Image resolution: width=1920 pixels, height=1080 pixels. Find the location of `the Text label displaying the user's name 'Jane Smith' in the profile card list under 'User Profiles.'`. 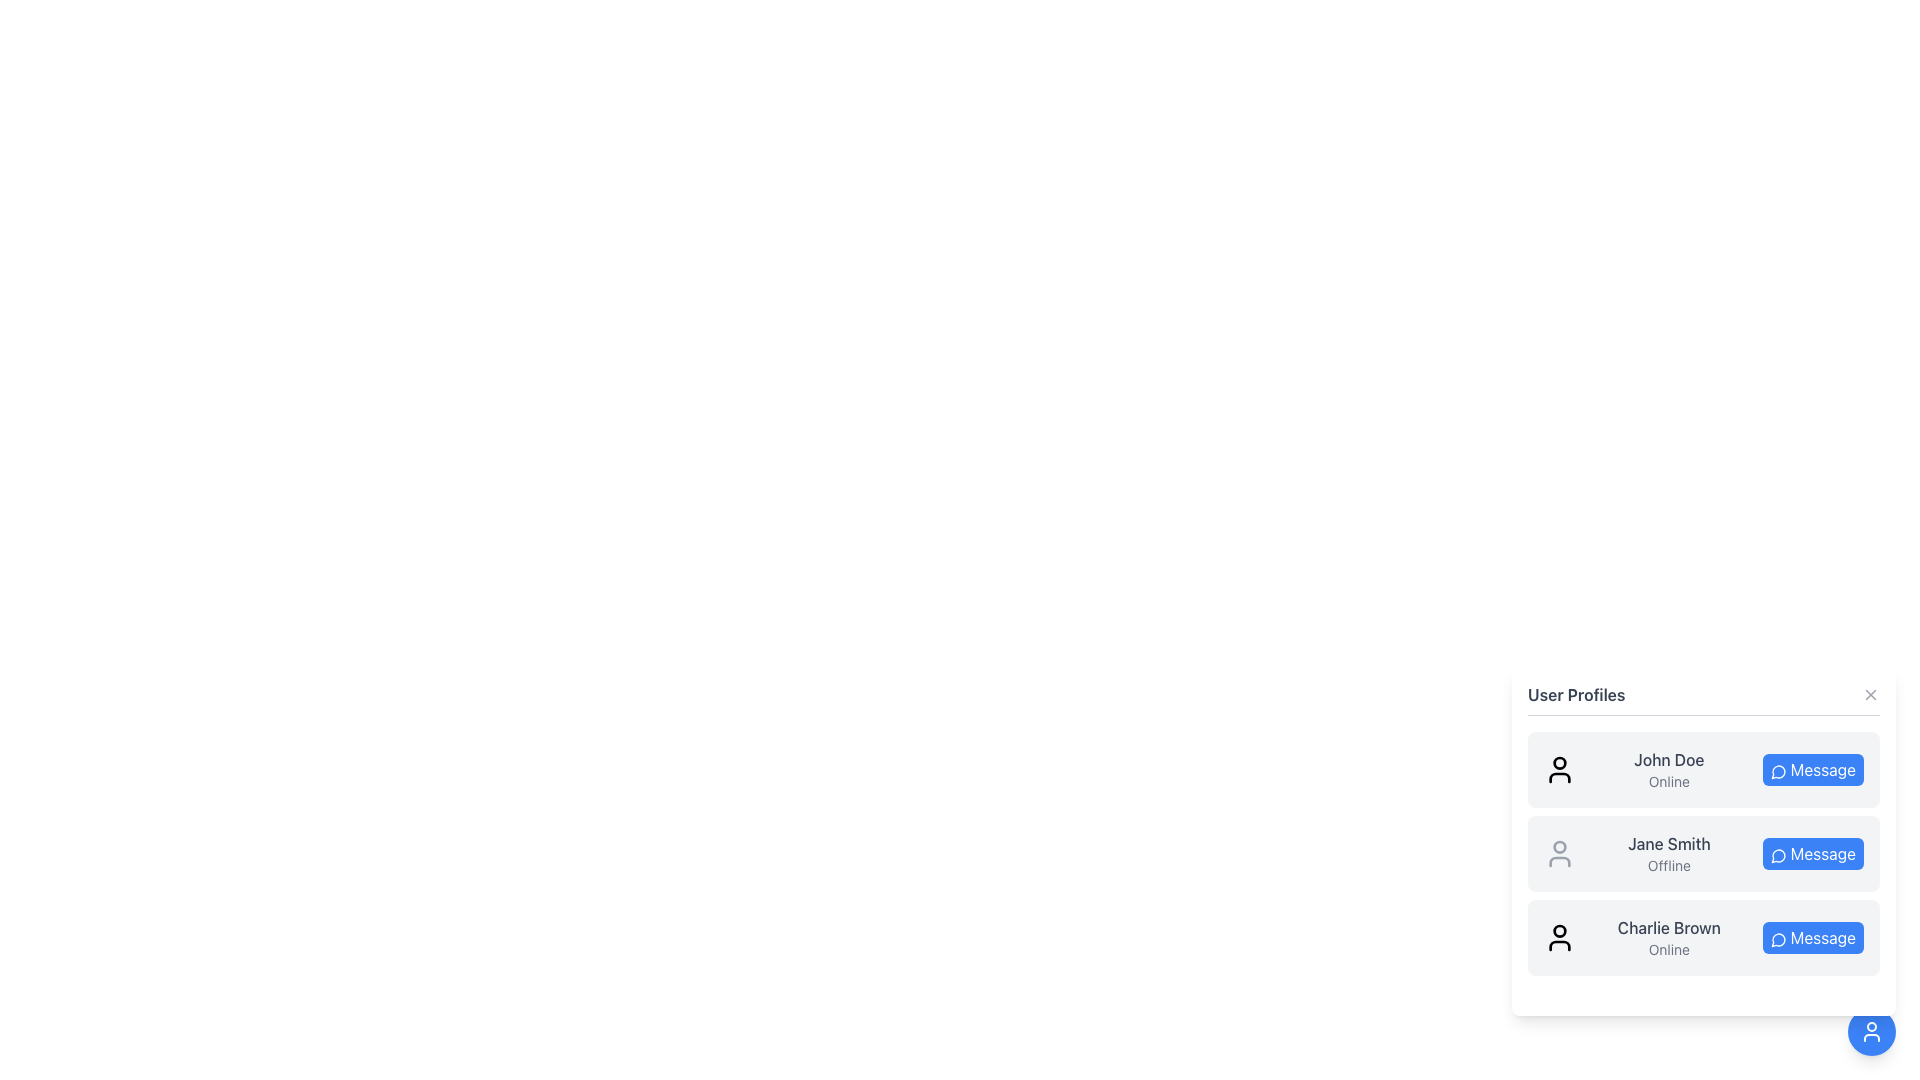

the Text label displaying the user's name 'Jane Smith' in the profile card list under 'User Profiles.' is located at coordinates (1669, 844).